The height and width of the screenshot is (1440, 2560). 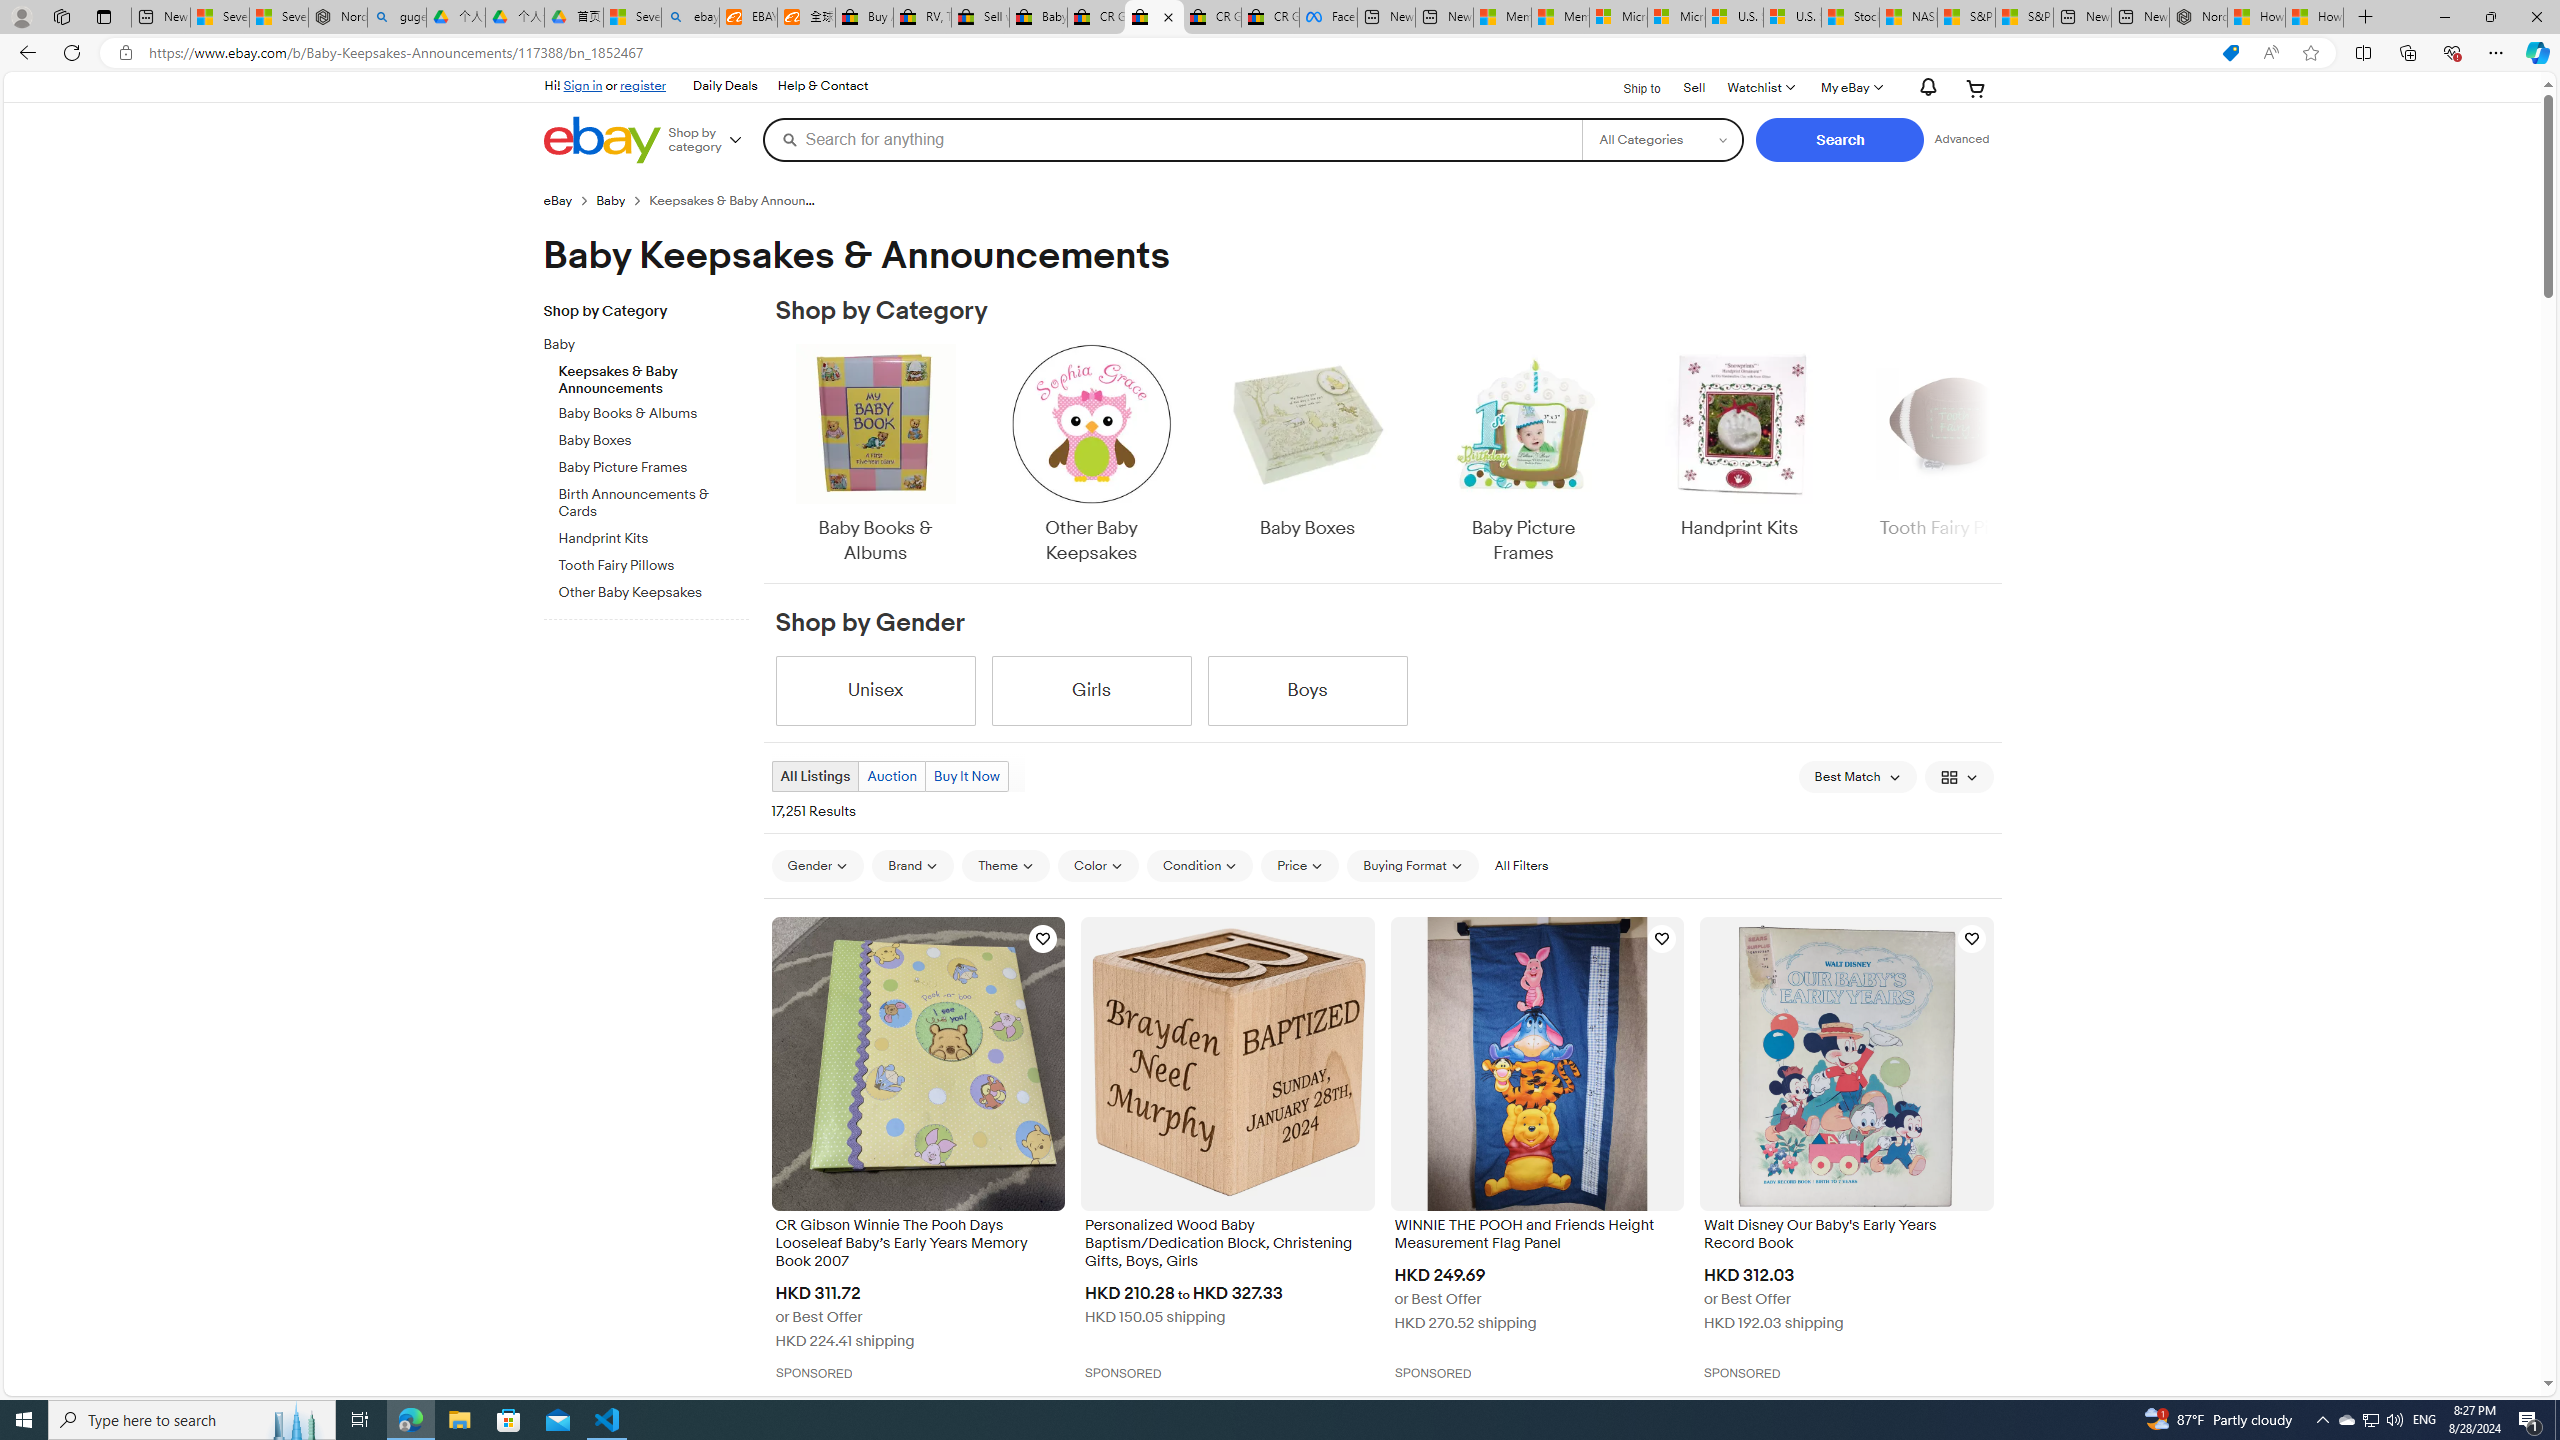 I want to click on 'Ship to', so click(x=1628, y=87).